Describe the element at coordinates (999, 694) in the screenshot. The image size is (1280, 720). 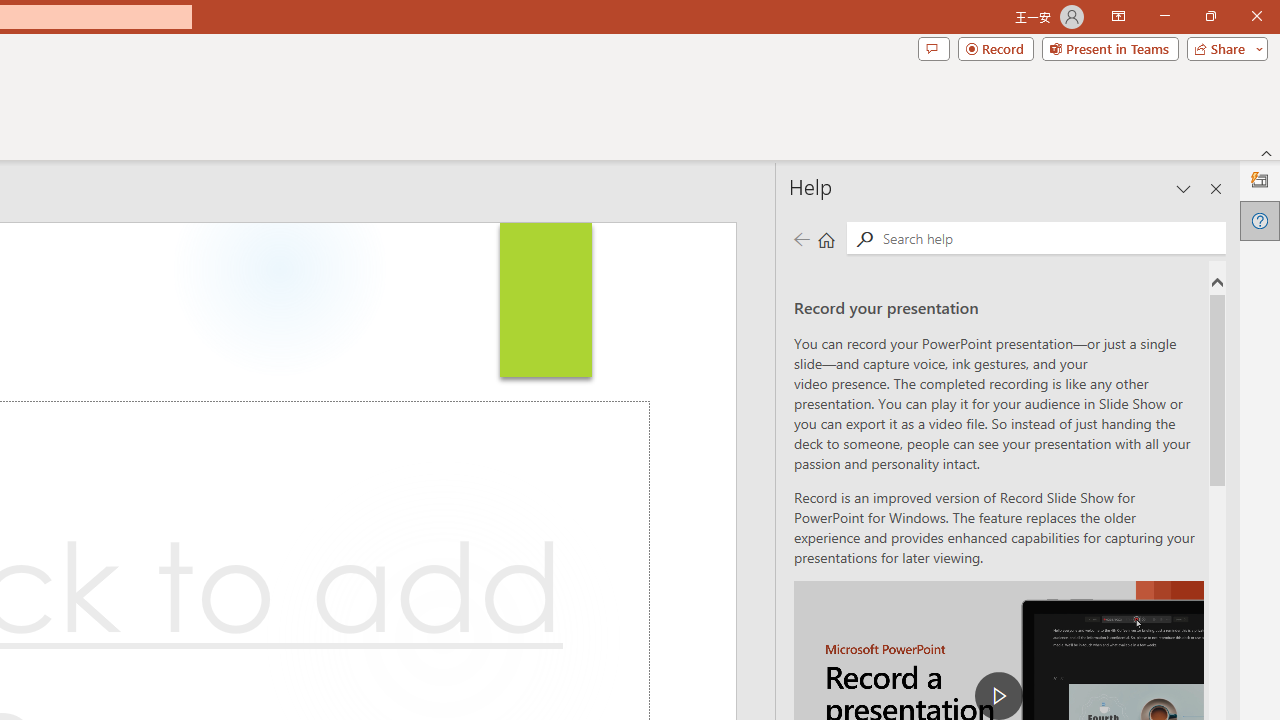
I see `'play Record a Presentation'` at that location.